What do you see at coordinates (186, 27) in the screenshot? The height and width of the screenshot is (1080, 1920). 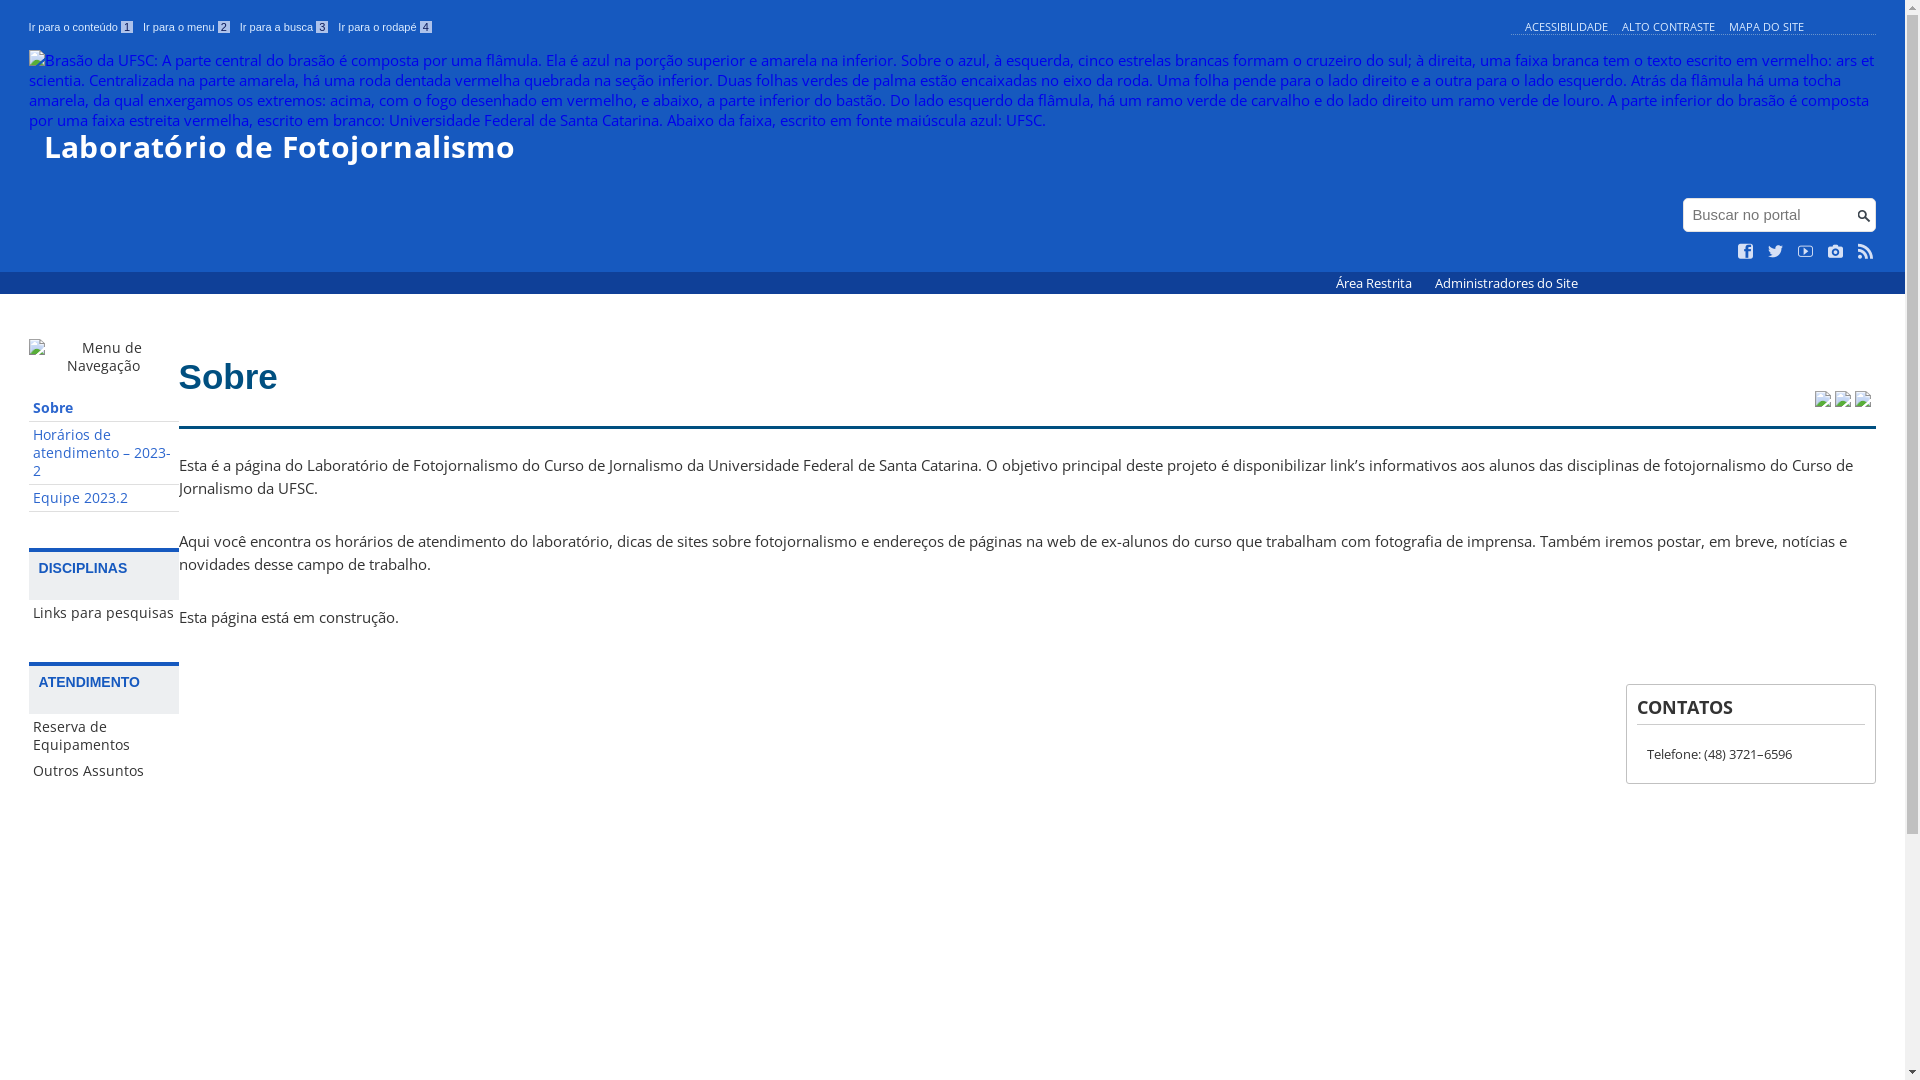 I see `'Ir para o menu 2'` at bounding box center [186, 27].